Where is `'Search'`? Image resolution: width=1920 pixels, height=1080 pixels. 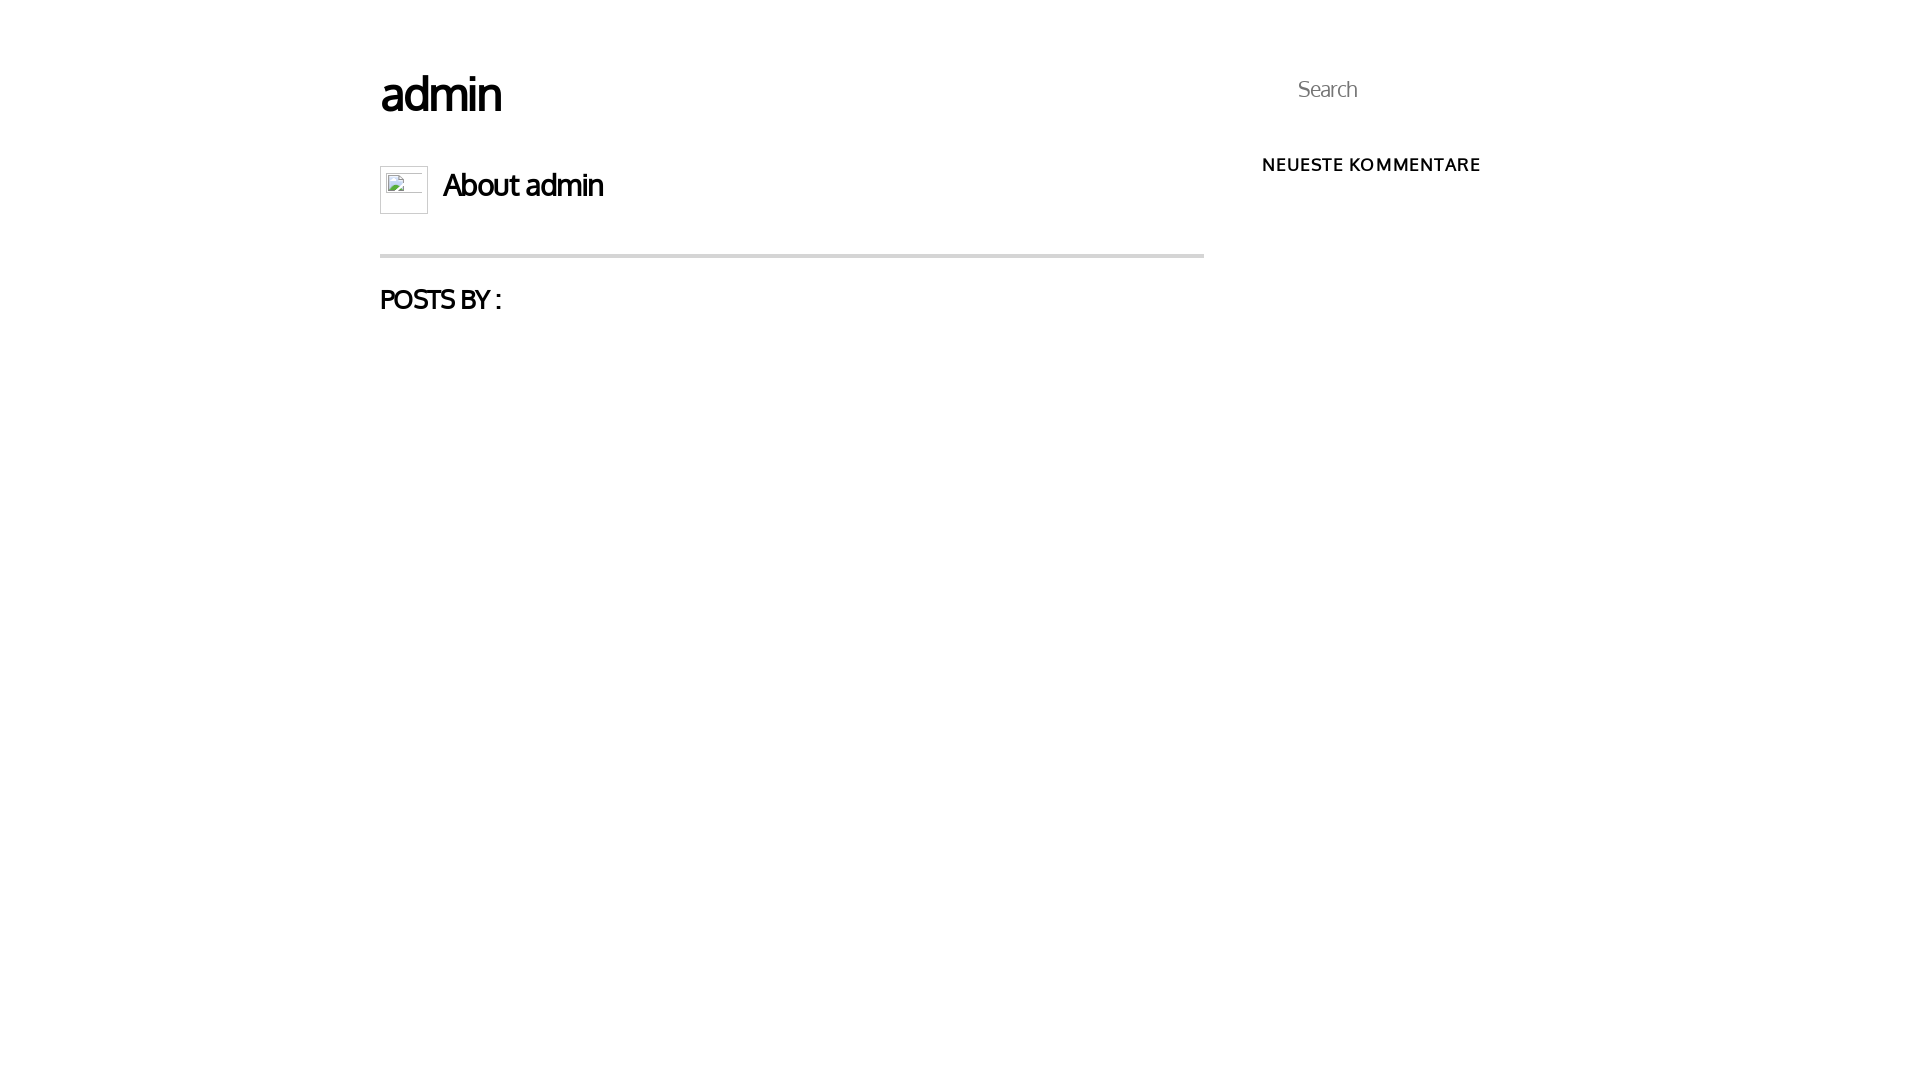
'Search' is located at coordinates (1400, 87).